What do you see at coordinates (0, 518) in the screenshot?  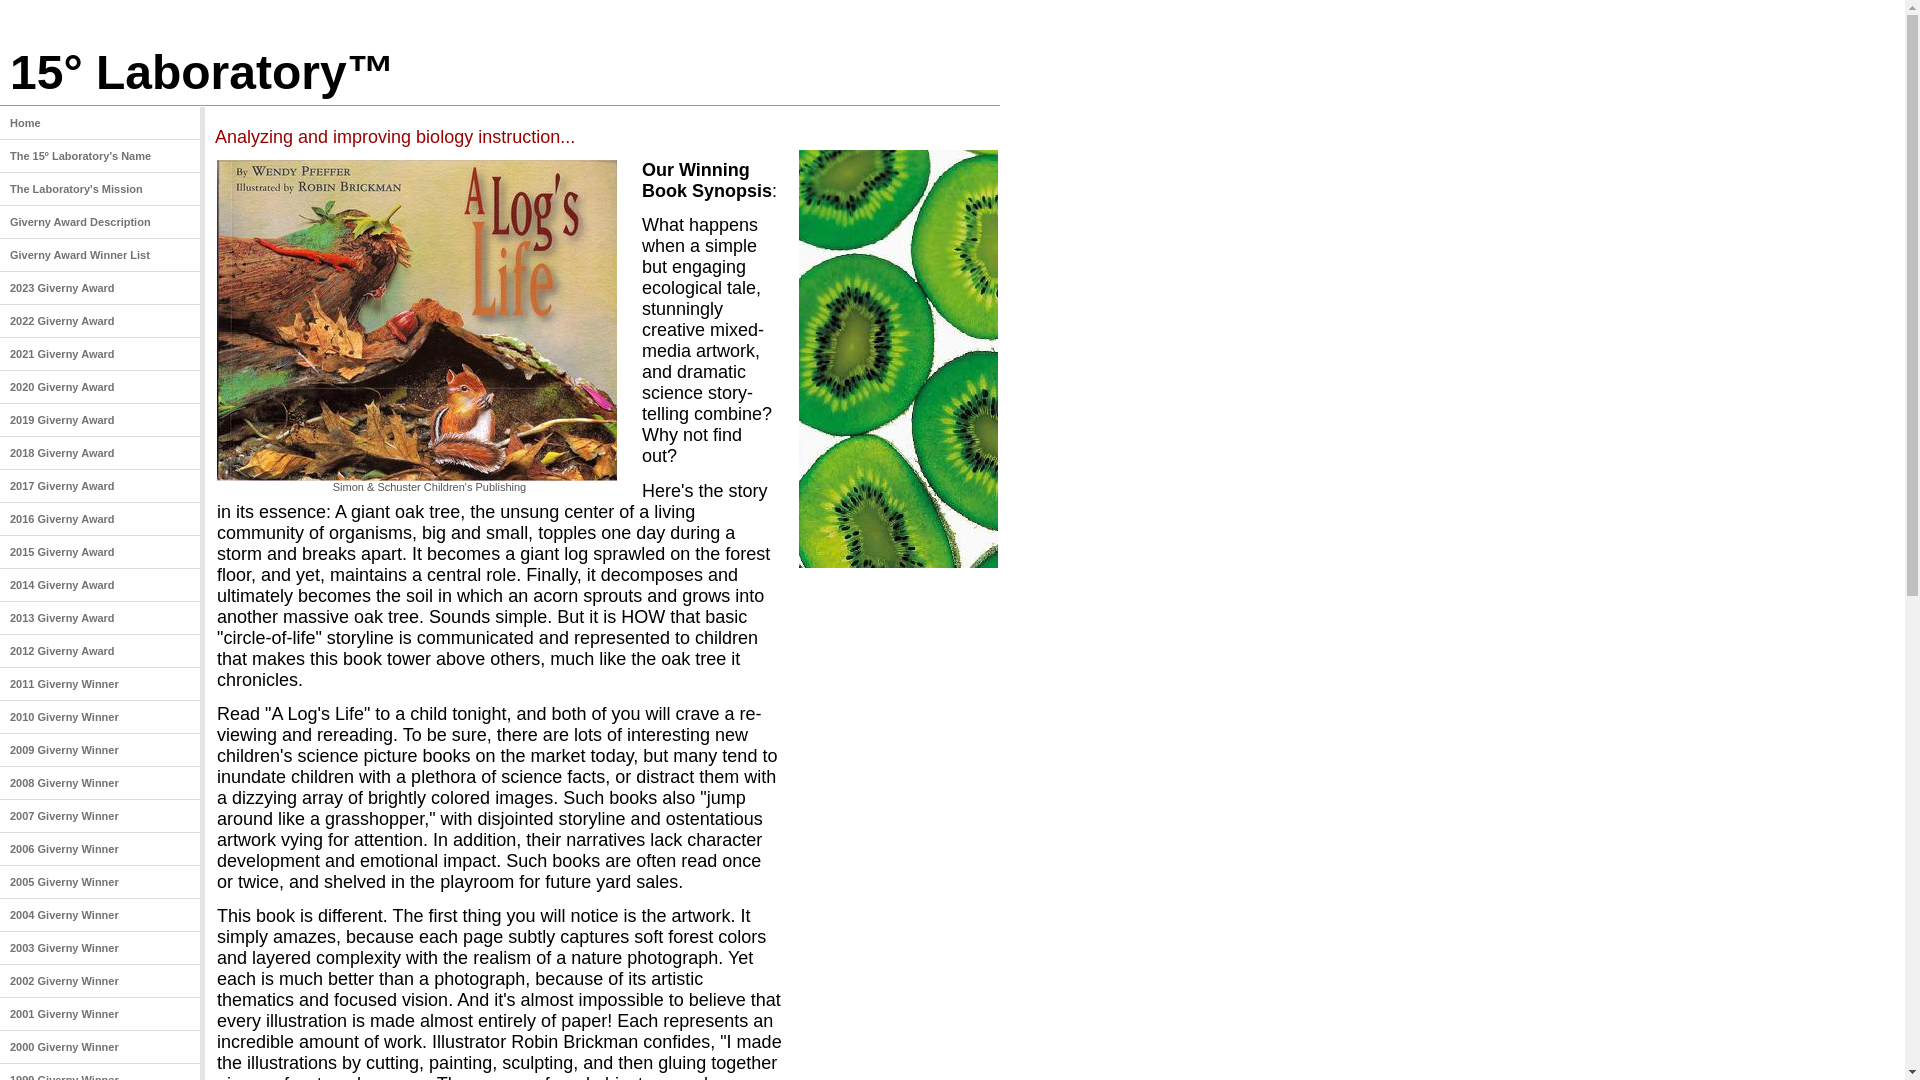 I see `'2016 Giverny Award'` at bounding box center [0, 518].